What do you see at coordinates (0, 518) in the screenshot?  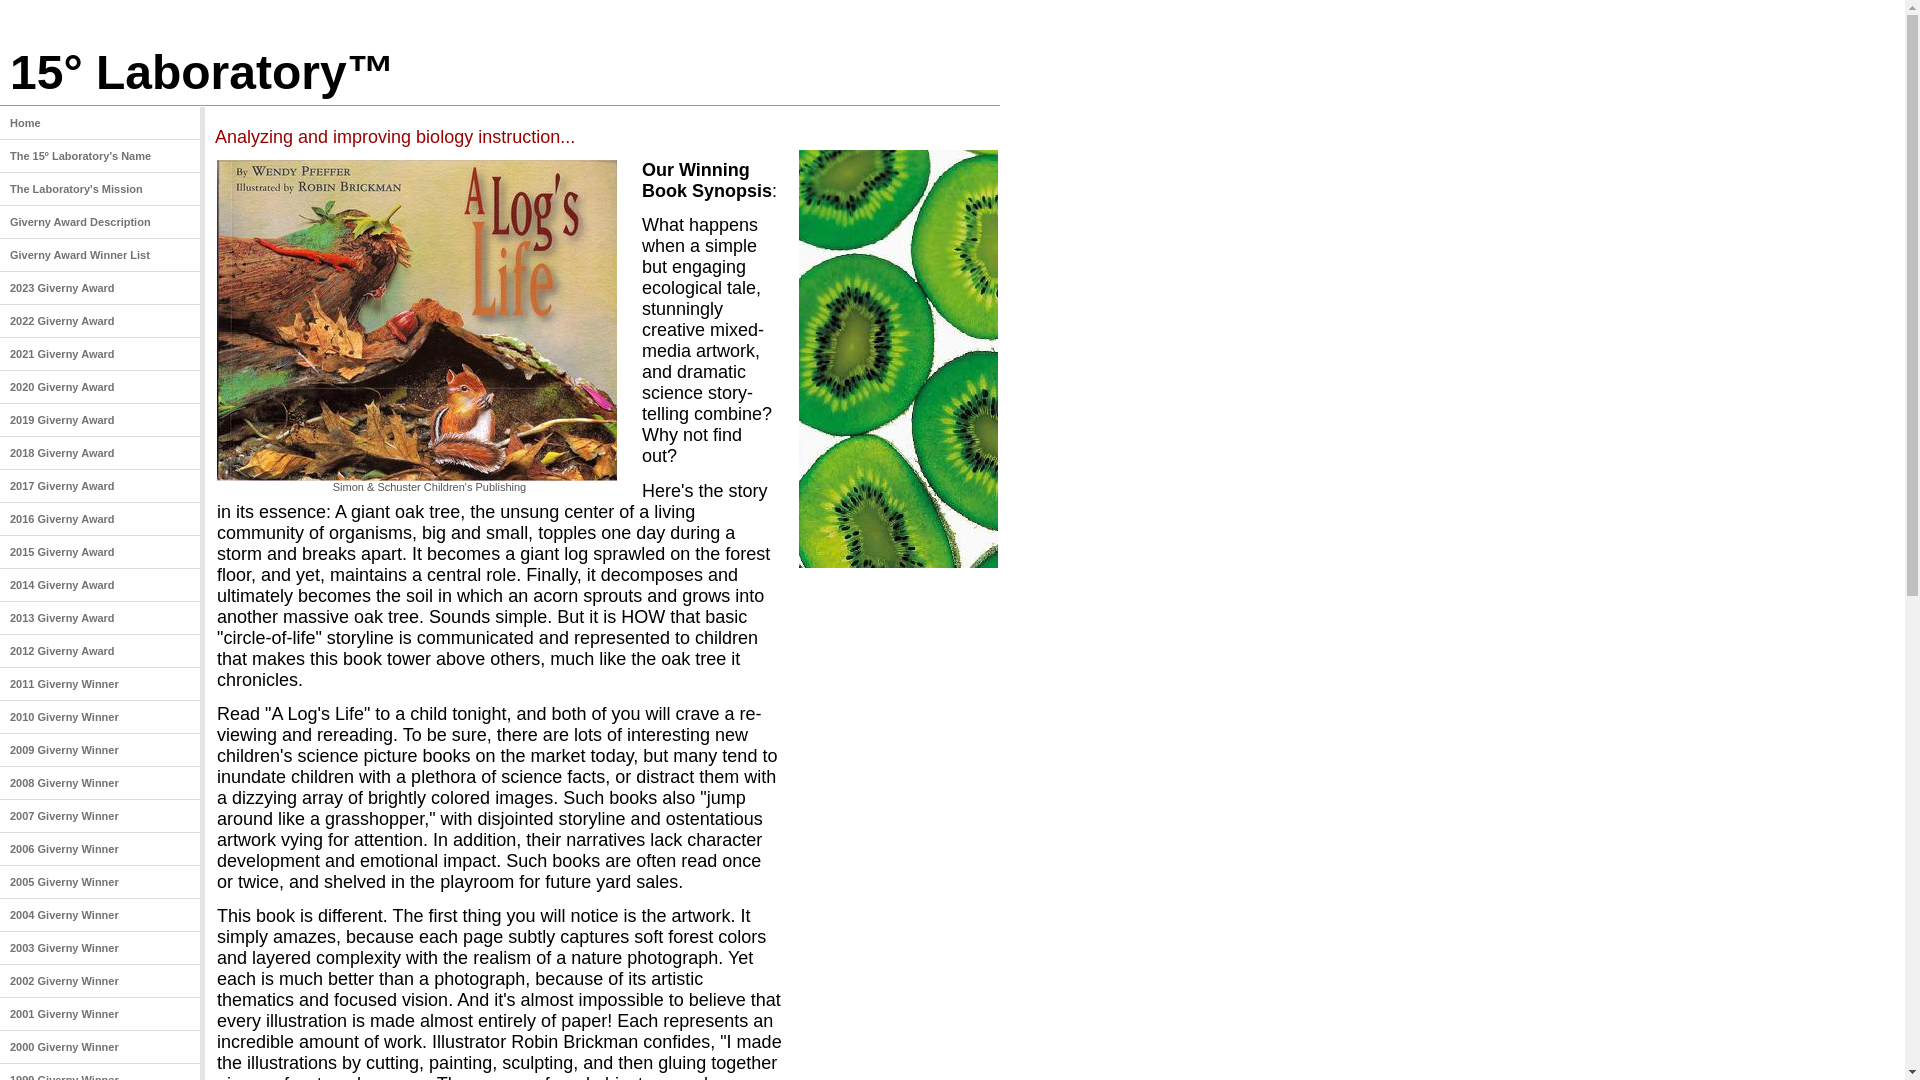 I see `'2016 Giverny Award'` at bounding box center [0, 518].